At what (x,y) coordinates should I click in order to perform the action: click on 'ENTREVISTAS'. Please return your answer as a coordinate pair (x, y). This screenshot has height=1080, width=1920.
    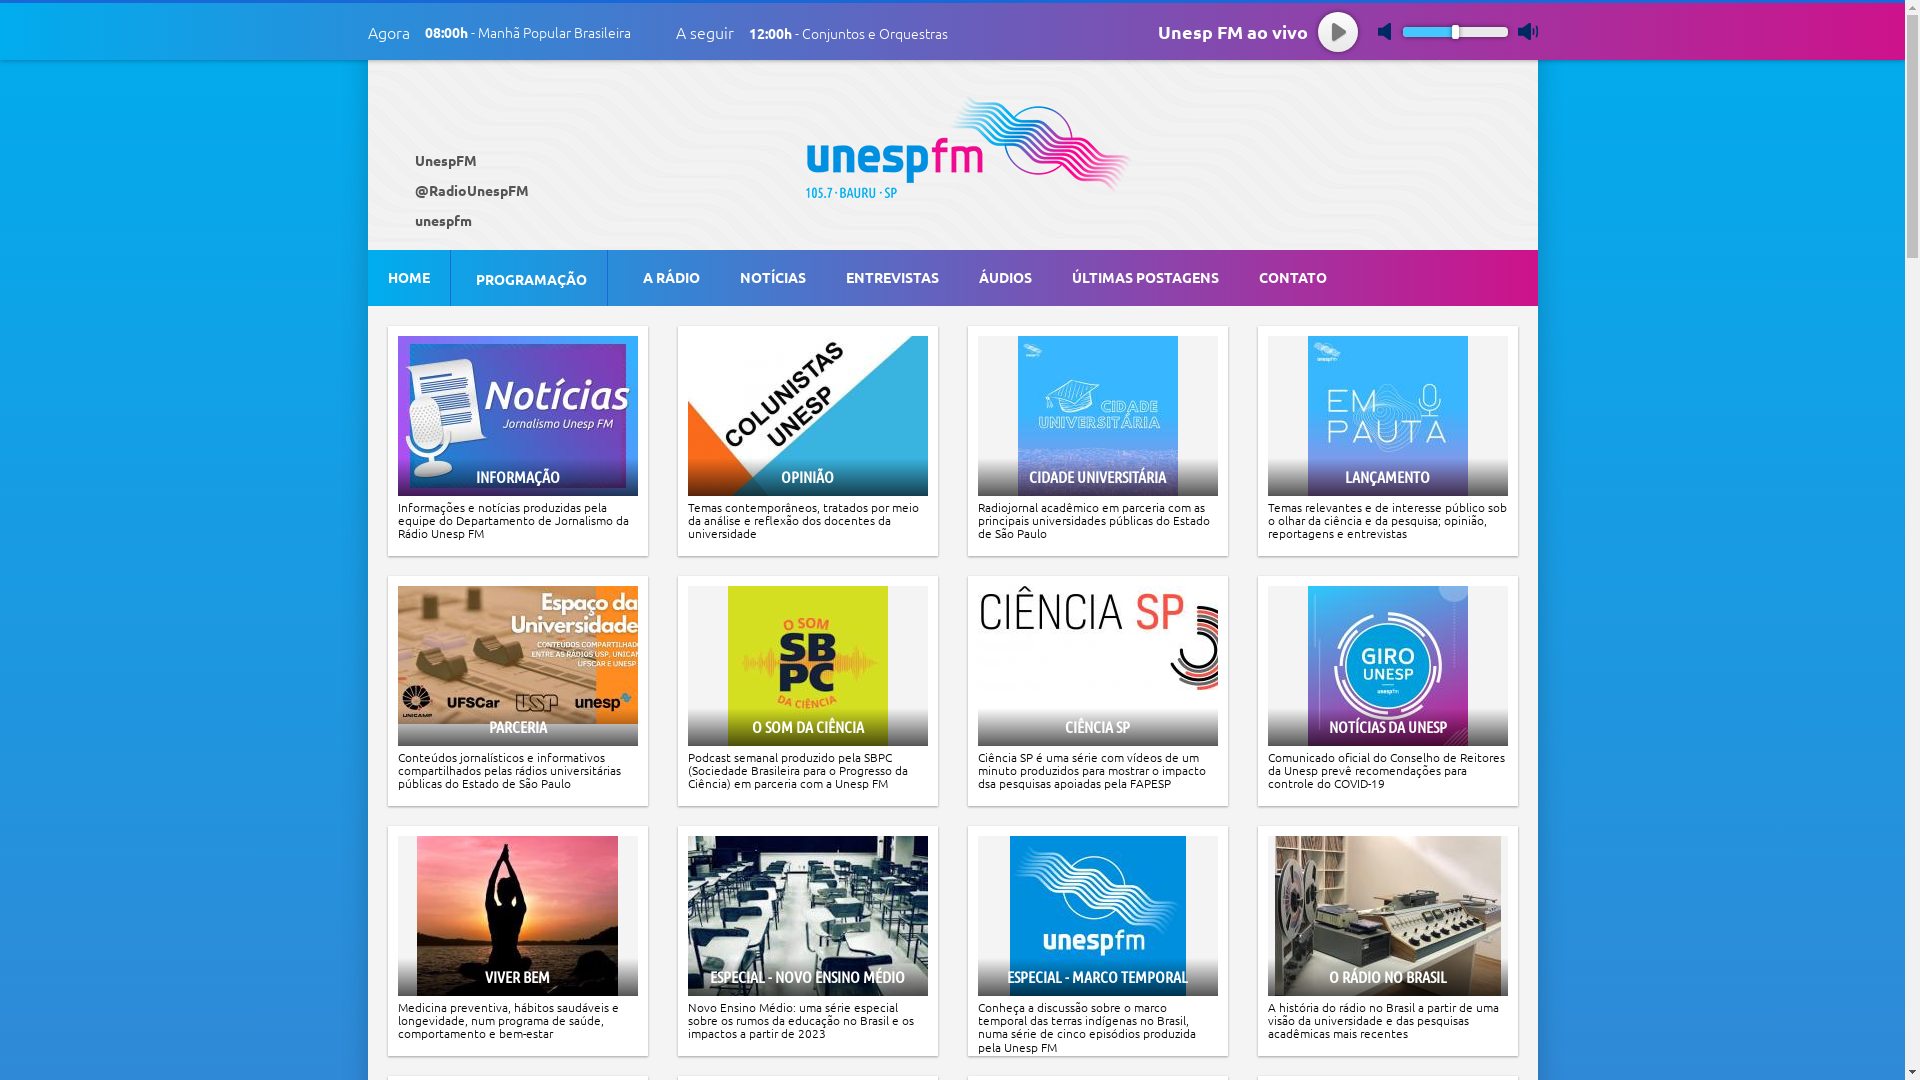
    Looking at the image, I should click on (891, 277).